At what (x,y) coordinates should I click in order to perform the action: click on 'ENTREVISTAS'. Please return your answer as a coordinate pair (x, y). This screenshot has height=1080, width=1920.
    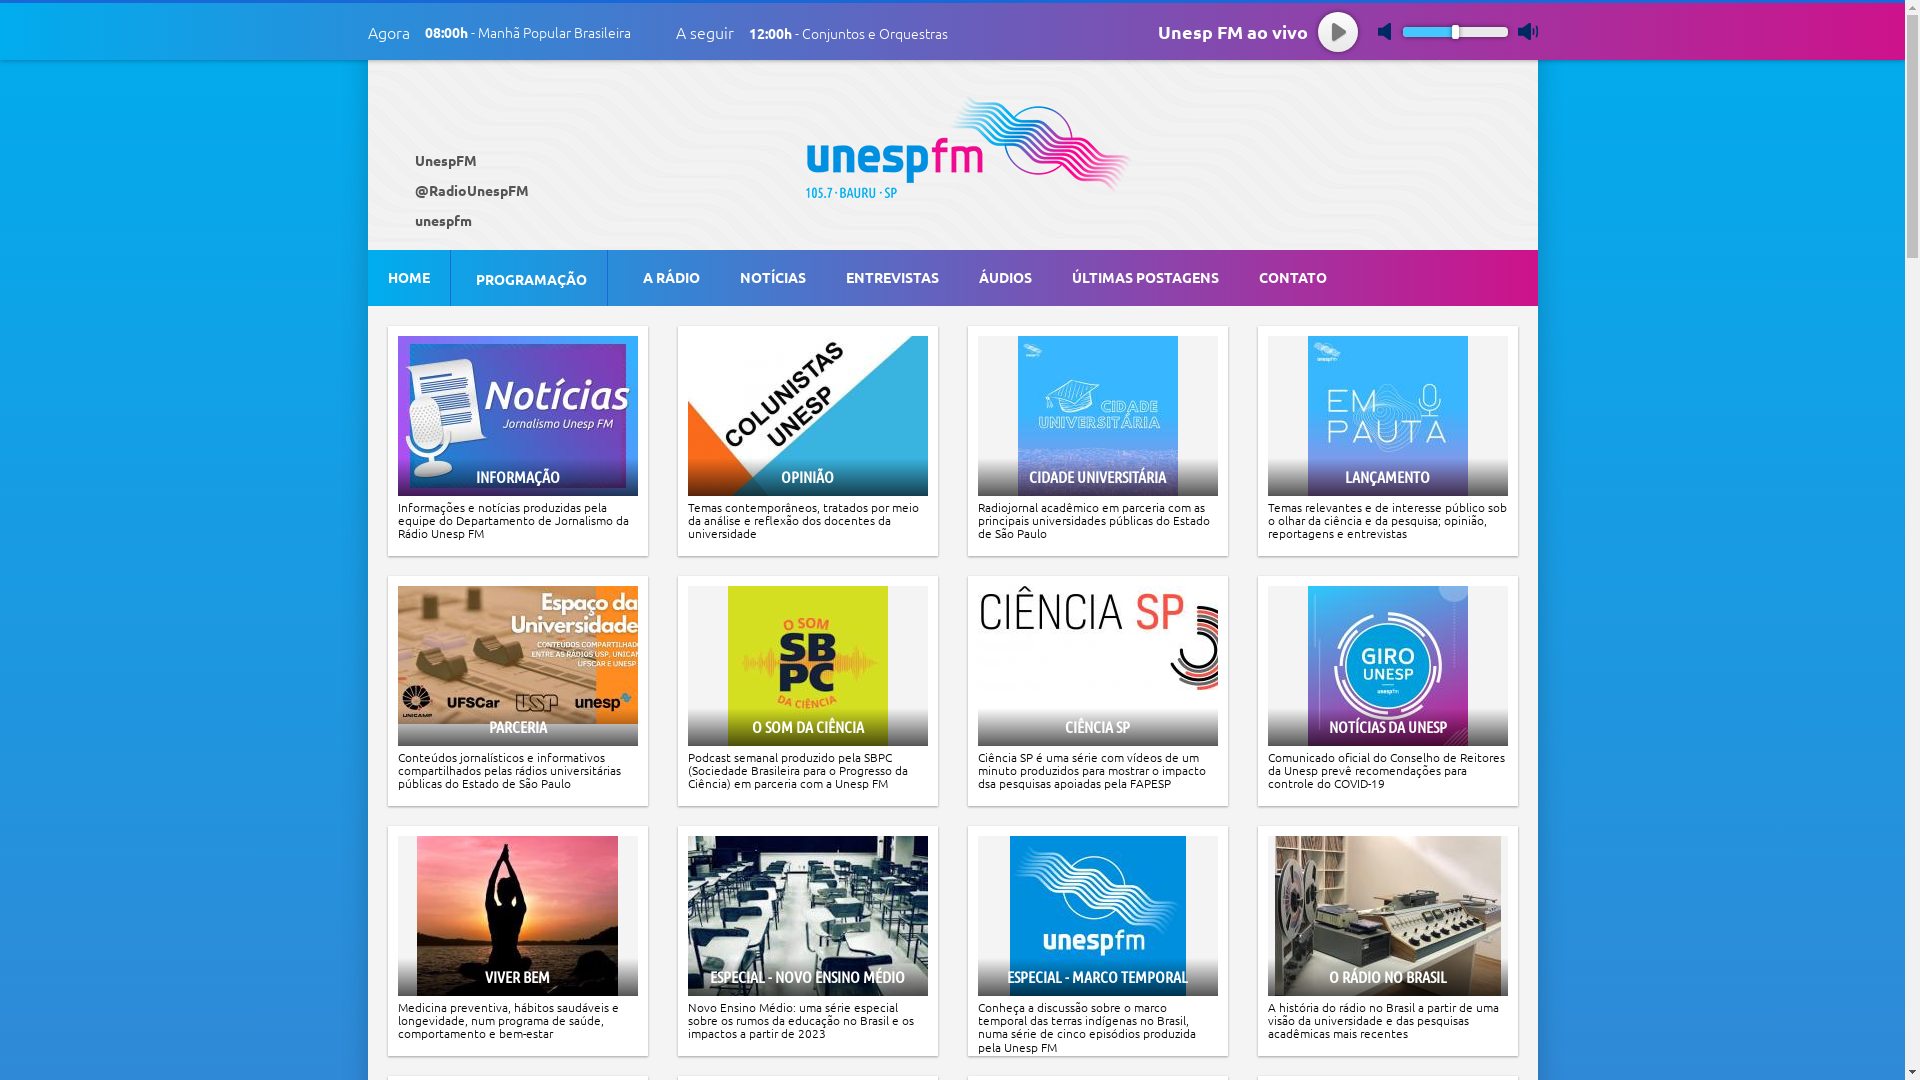
    Looking at the image, I should click on (891, 277).